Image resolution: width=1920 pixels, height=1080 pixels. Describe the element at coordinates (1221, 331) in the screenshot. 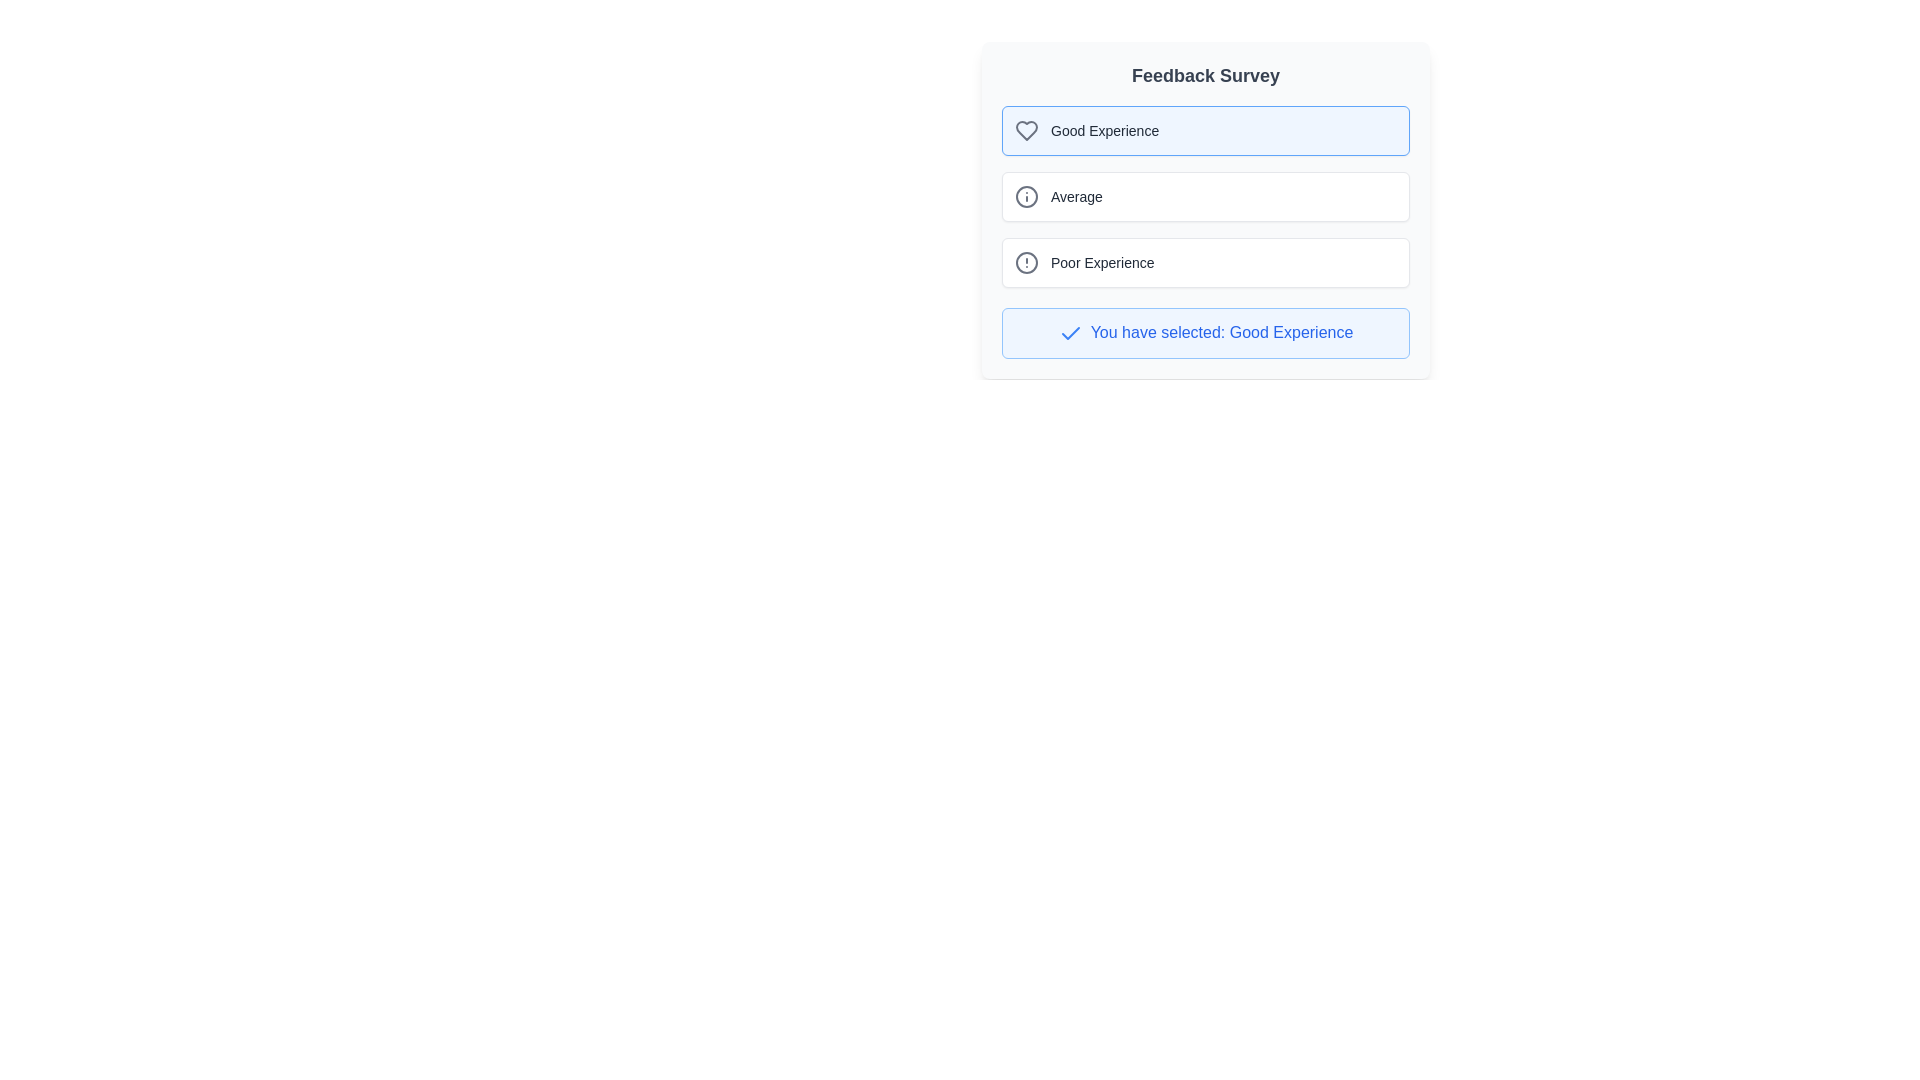

I see `confirmation message displayed in the text block located in the feedback survey interface, positioned next to a checkmark icon` at that location.